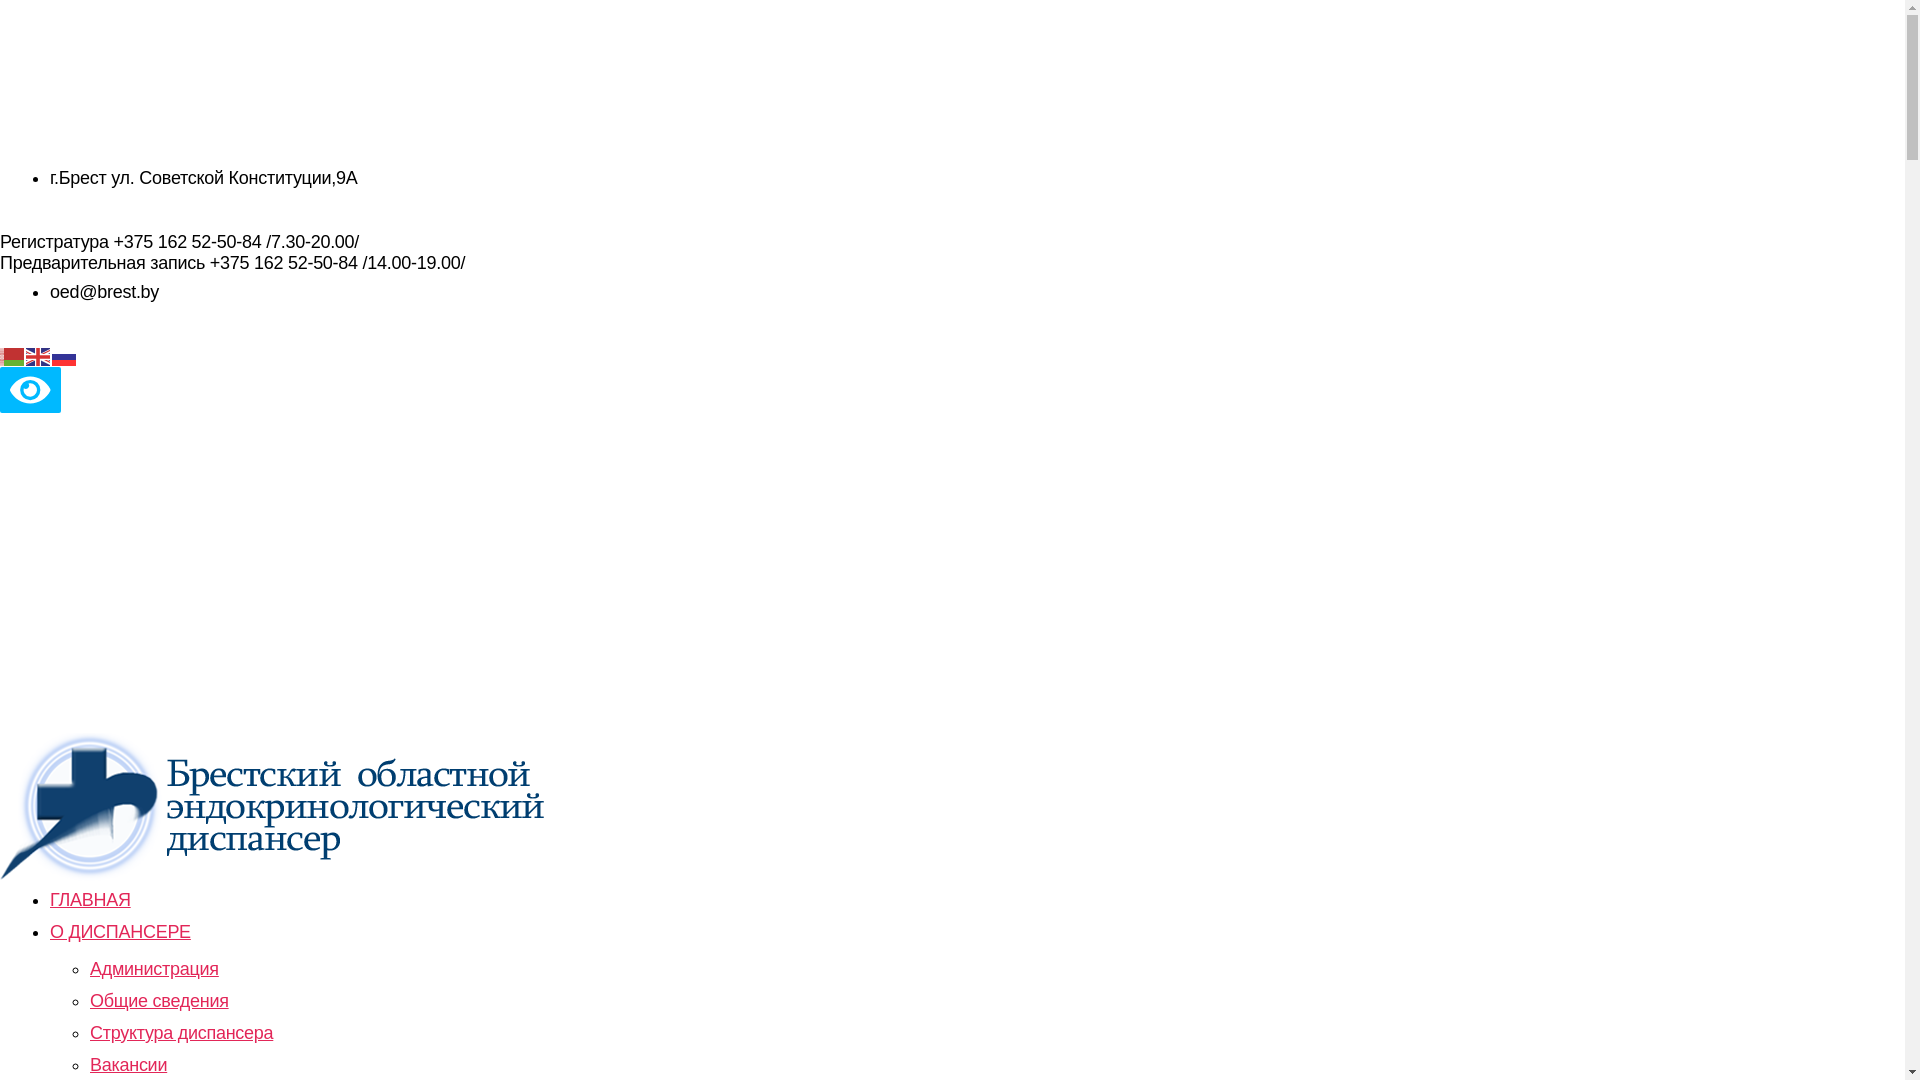 Image resolution: width=1920 pixels, height=1080 pixels. Describe the element at coordinates (13, 354) in the screenshot. I see `'Belarusian'` at that location.